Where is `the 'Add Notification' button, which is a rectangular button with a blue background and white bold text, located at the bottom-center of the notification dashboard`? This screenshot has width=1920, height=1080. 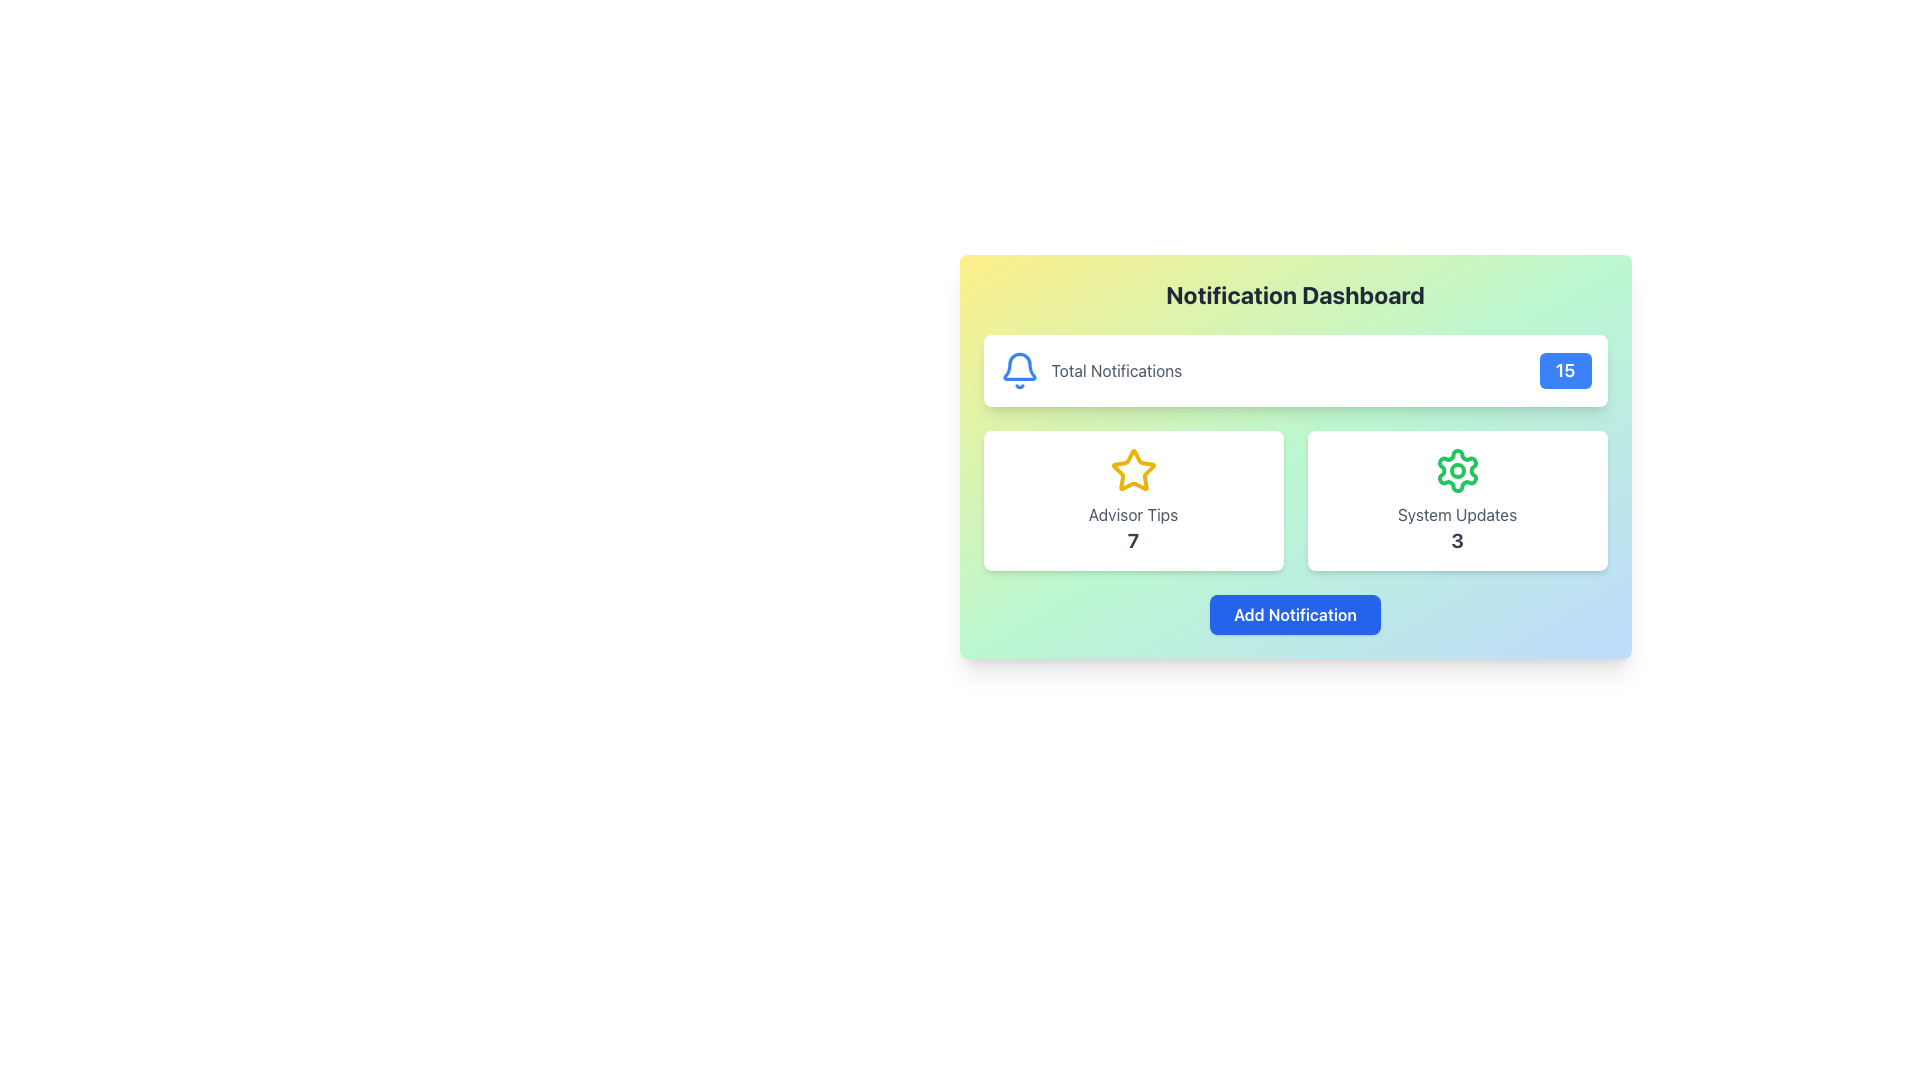 the 'Add Notification' button, which is a rectangular button with a blue background and white bold text, located at the bottom-center of the notification dashboard is located at coordinates (1295, 613).